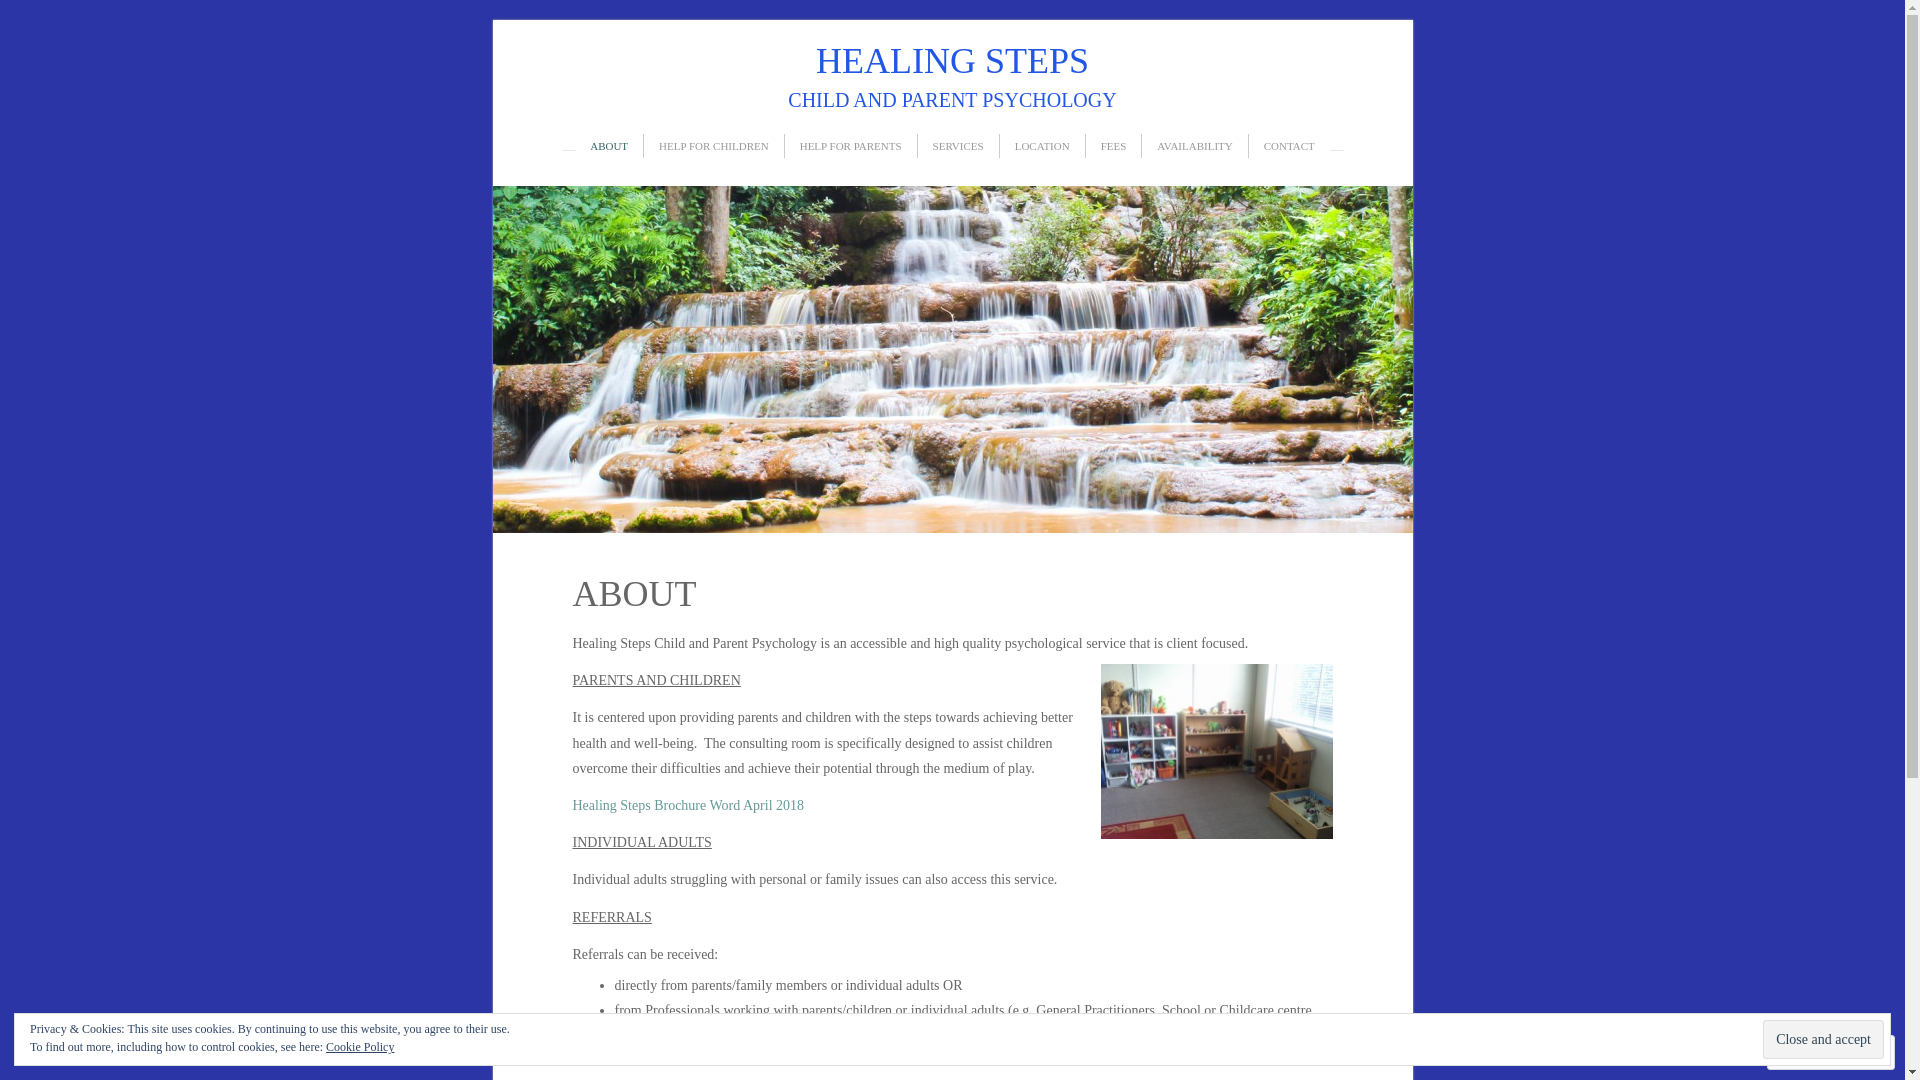  What do you see at coordinates (1214, 751) in the screenshot?
I see `'Healing Steps Consulting Room'` at bounding box center [1214, 751].